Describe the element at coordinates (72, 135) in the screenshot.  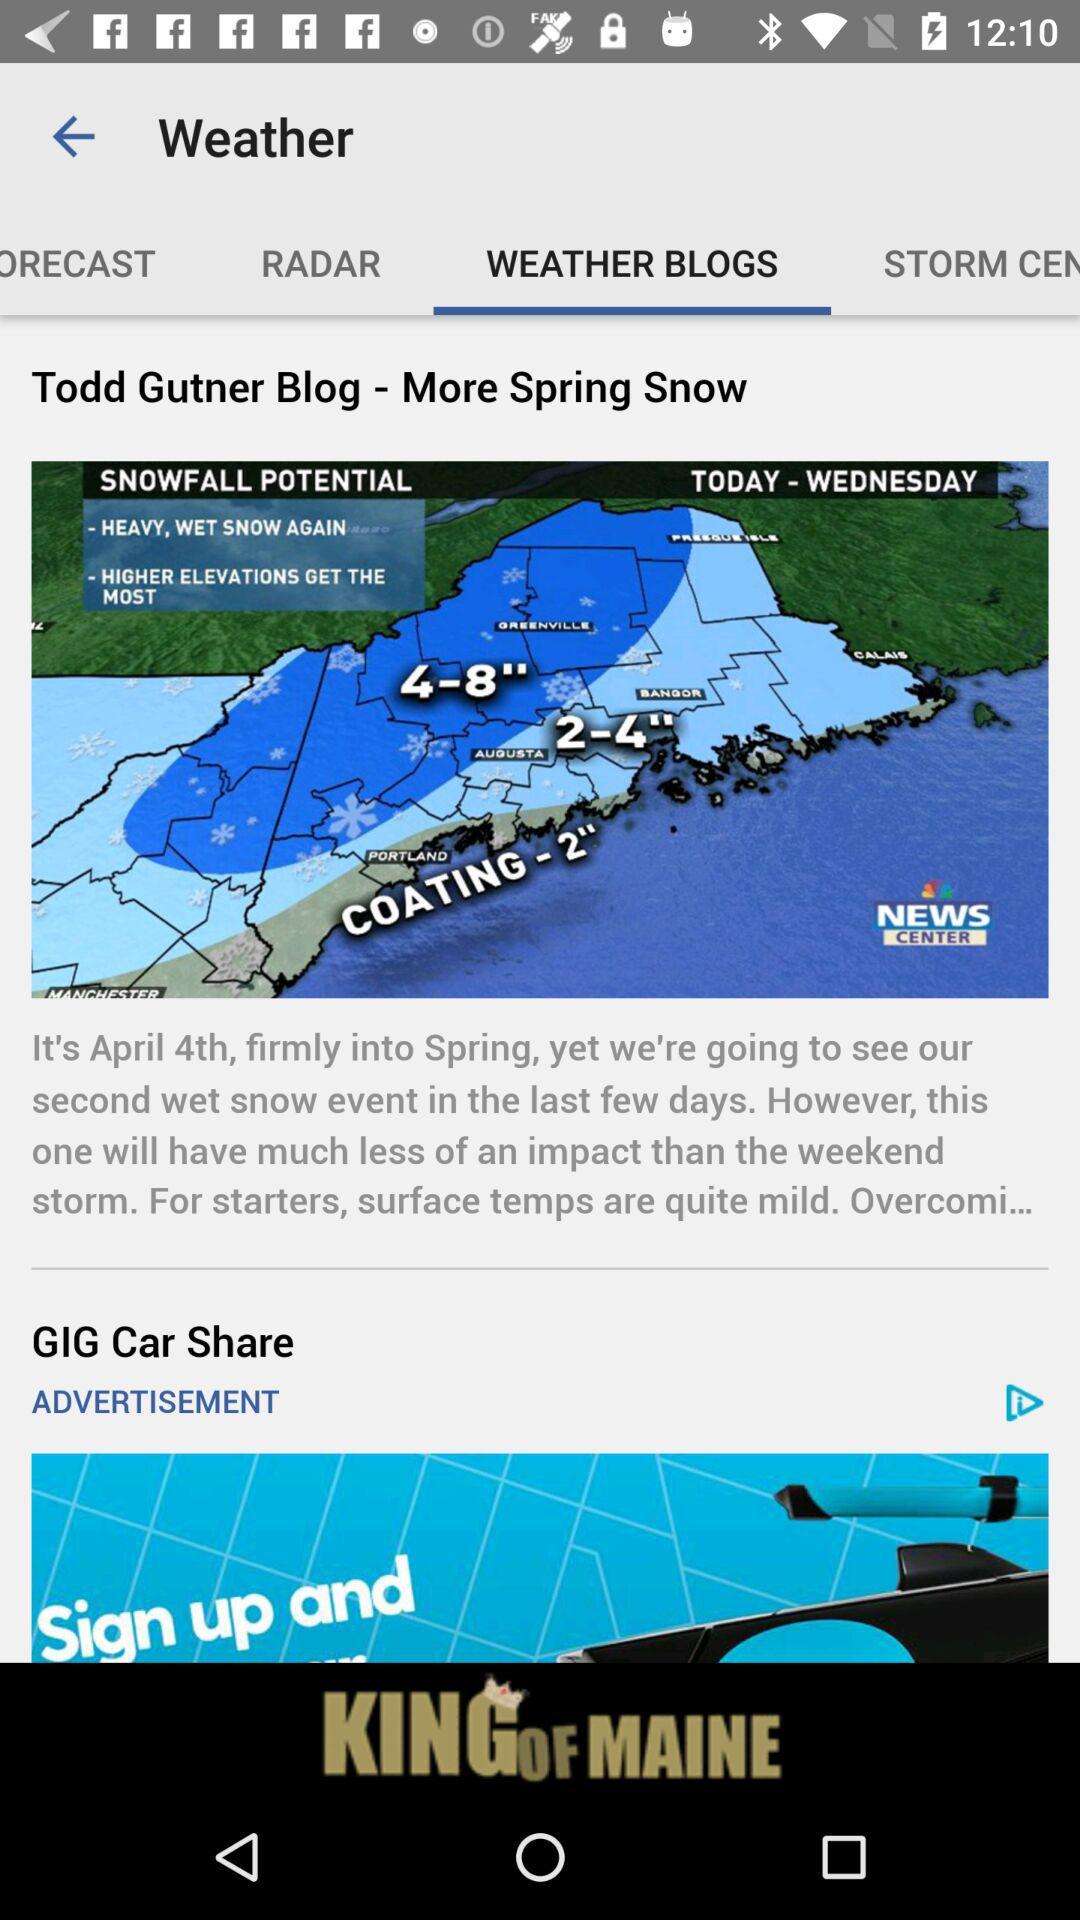
I see `icon next to weather` at that location.